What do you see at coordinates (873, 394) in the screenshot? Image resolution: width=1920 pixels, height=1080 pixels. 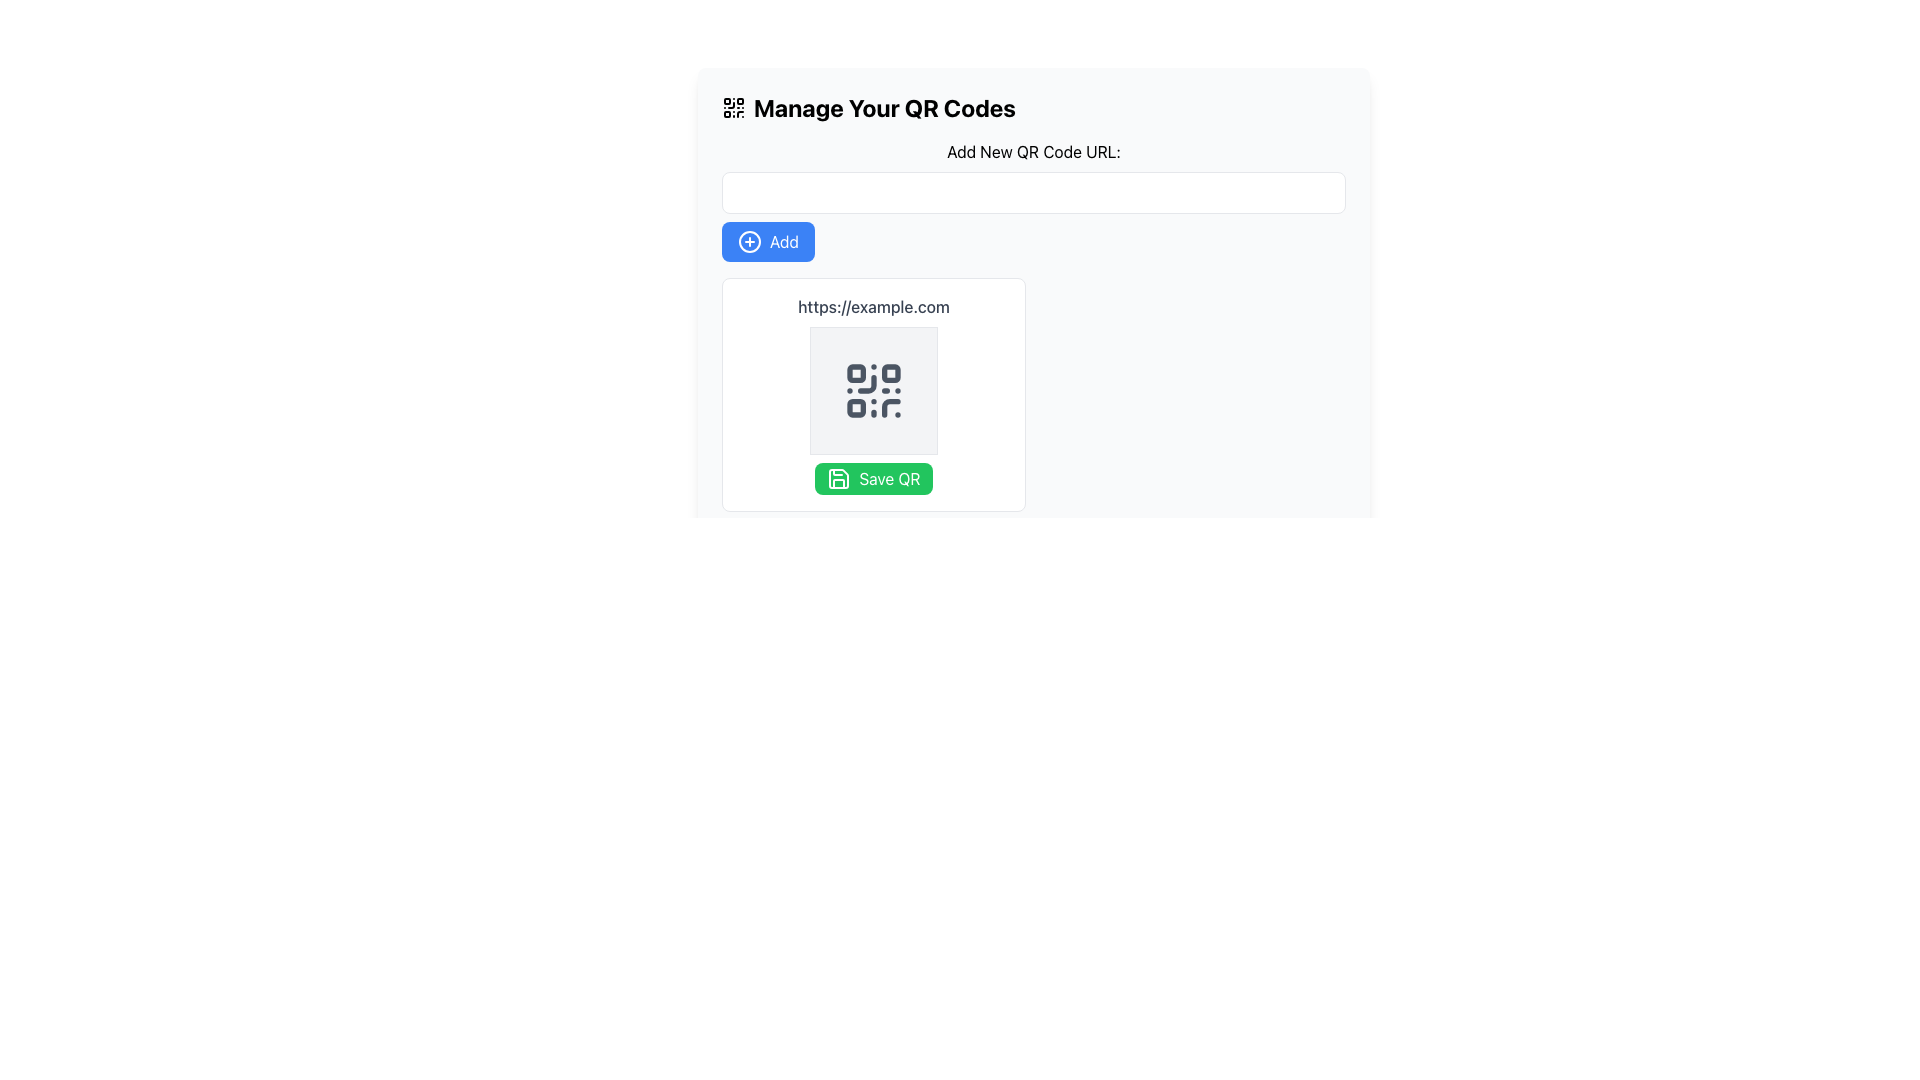 I see `the Display panel representing the QR code for the URL 'https://example.com', located centrally below the 'Manage Your QR Codes' header` at bounding box center [873, 394].